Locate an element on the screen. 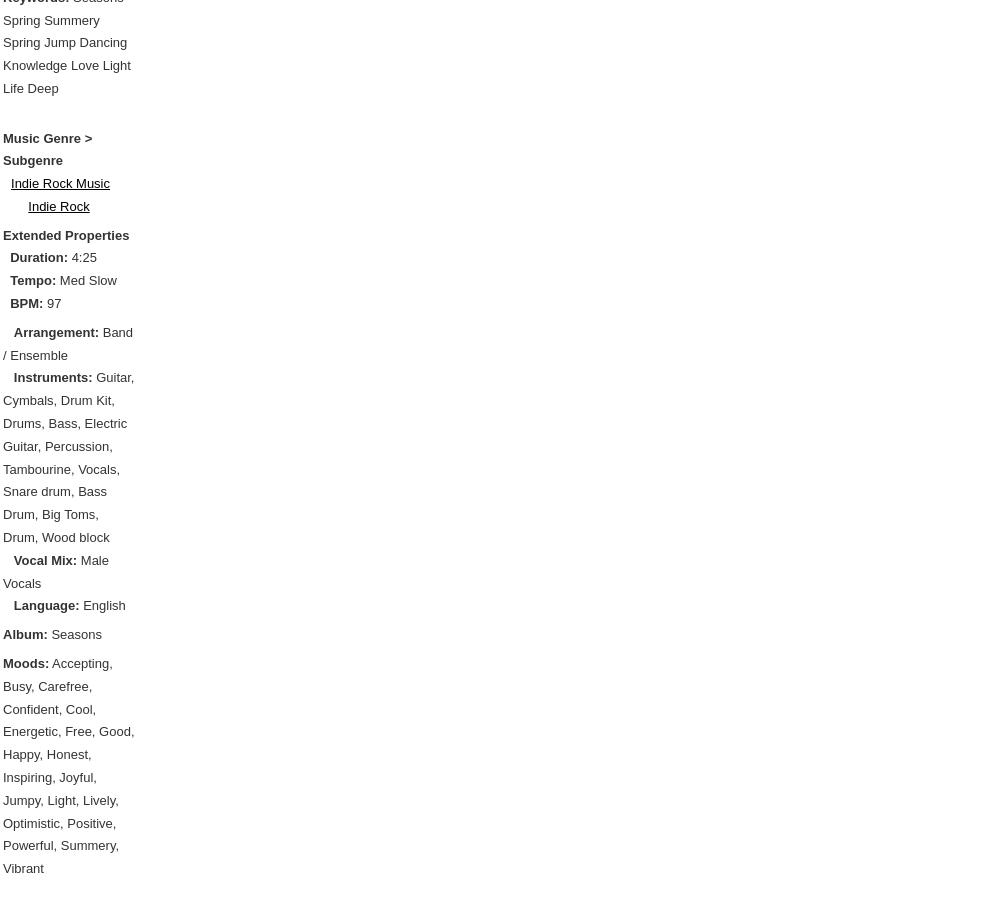  'Vocal Mix:' is located at coordinates (44, 559).